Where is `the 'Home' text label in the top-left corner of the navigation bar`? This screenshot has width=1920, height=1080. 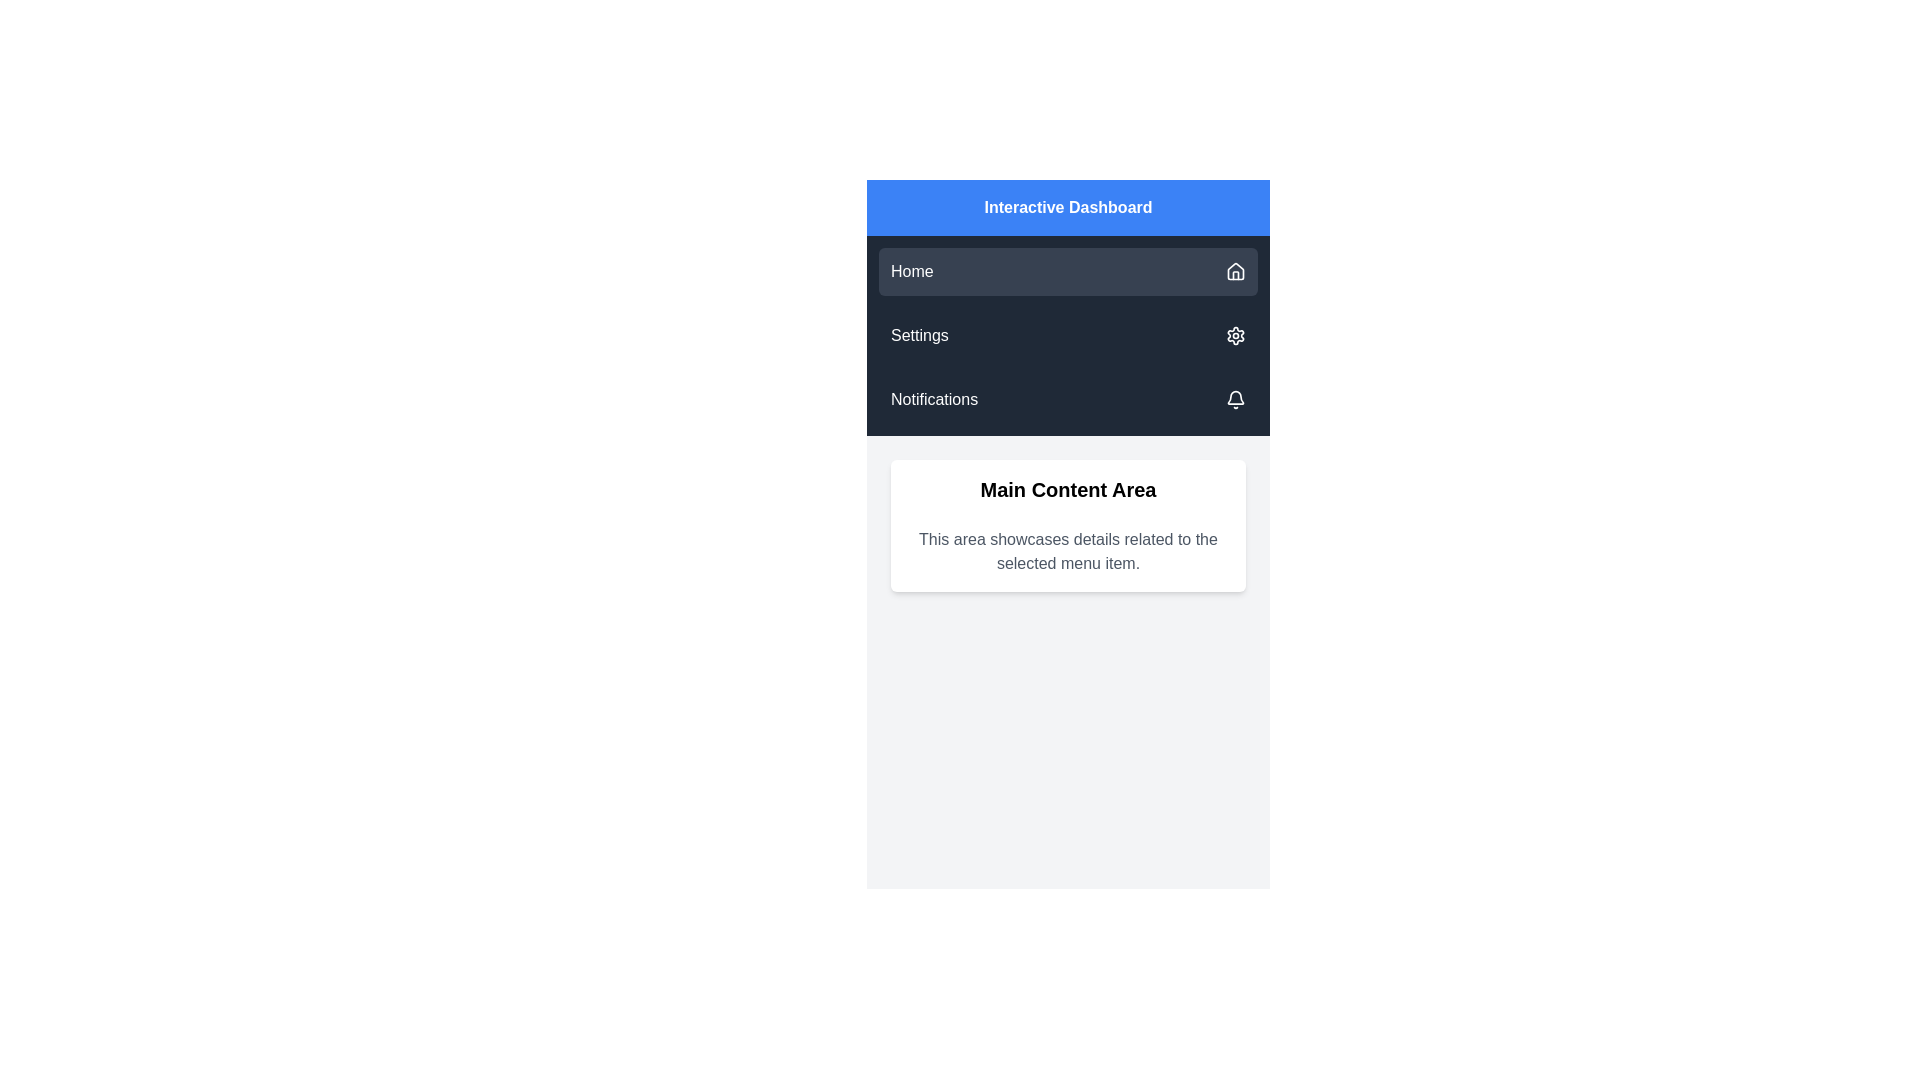 the 'Home' text label in the top-left corner of the navigation bar is located at coordinates (911, 272).